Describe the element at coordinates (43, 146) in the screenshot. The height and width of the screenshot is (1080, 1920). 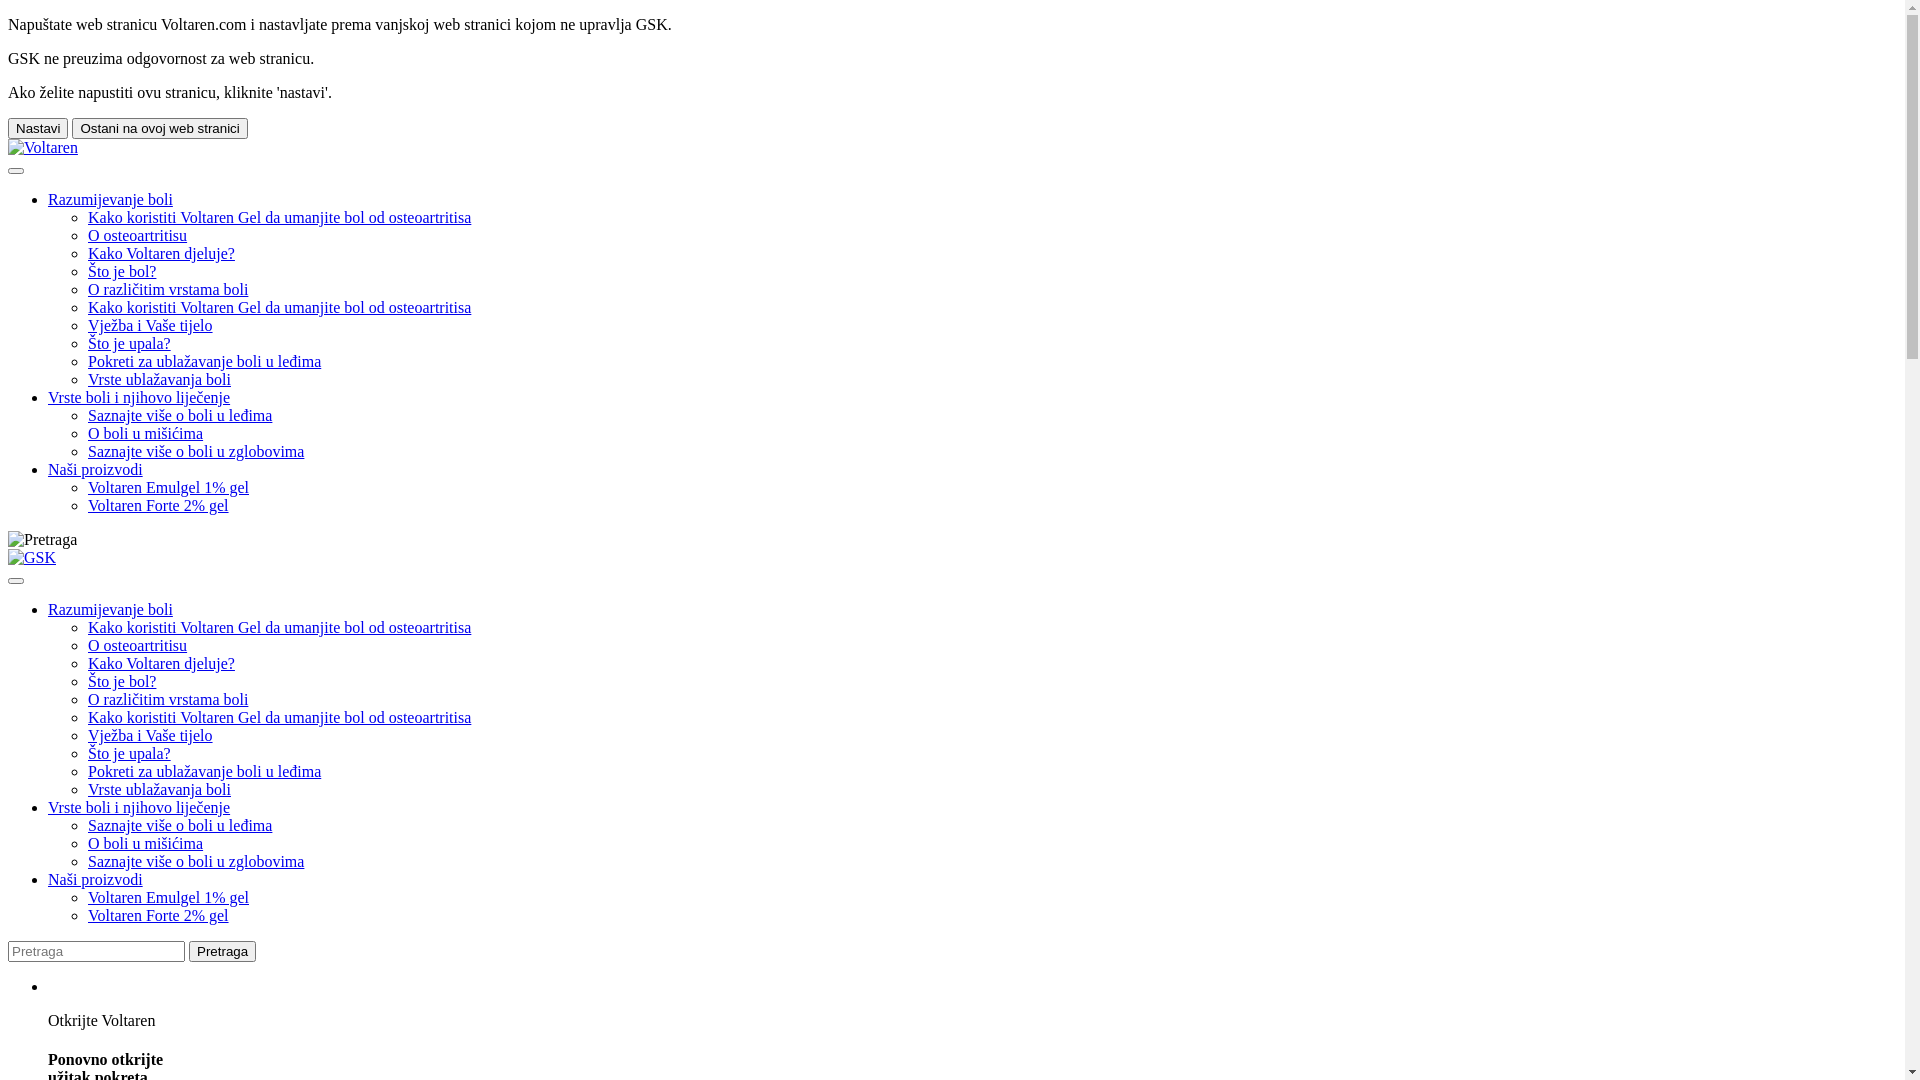
I see `'Voltaren'` at that location.